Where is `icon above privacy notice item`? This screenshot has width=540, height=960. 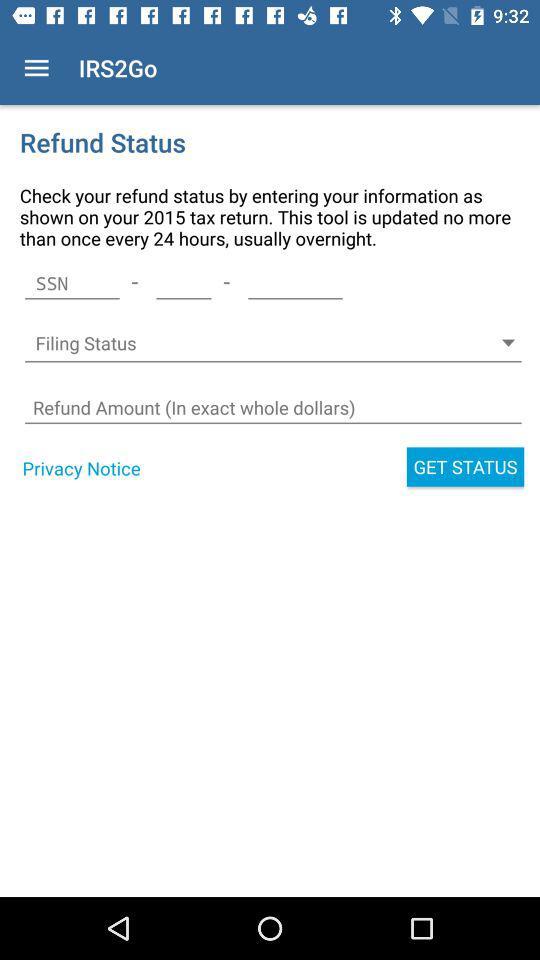
icon above privacy notice item is located at coordinates (272, 407).